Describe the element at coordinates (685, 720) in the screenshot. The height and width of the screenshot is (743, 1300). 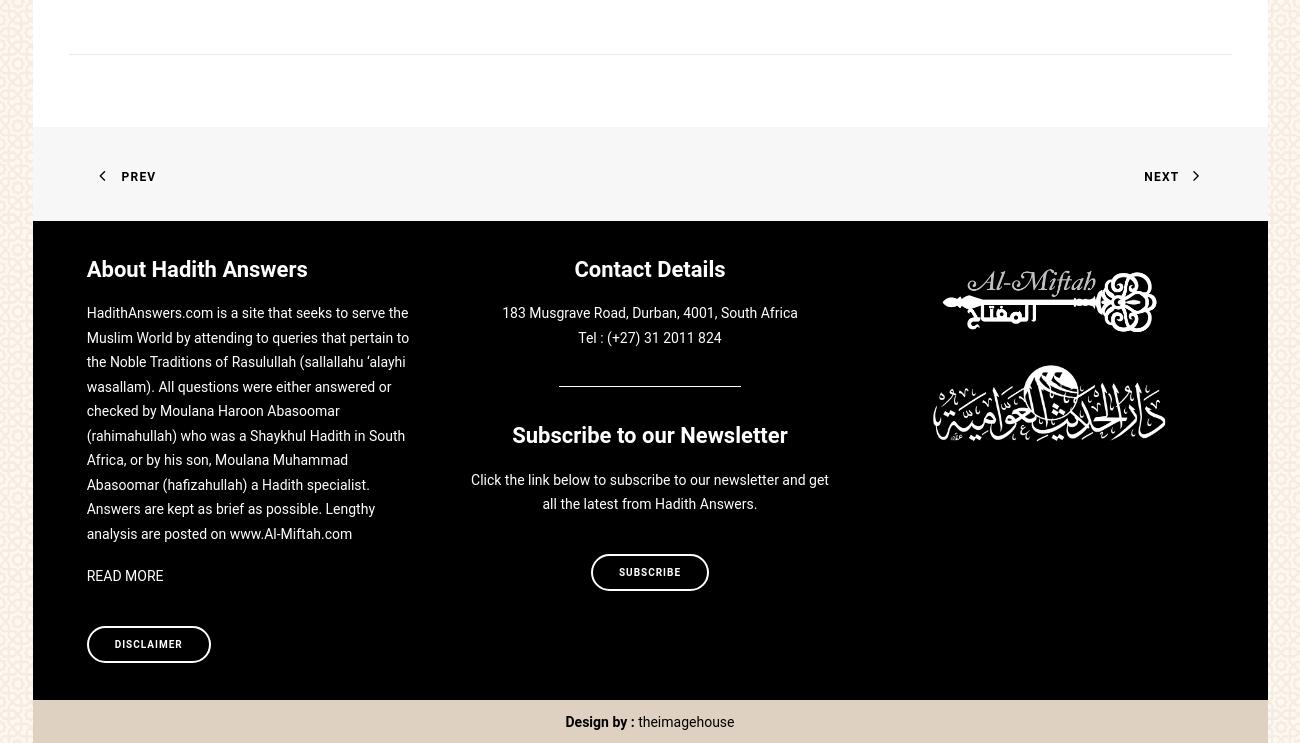
I see `'theimagehouse'` at that location.